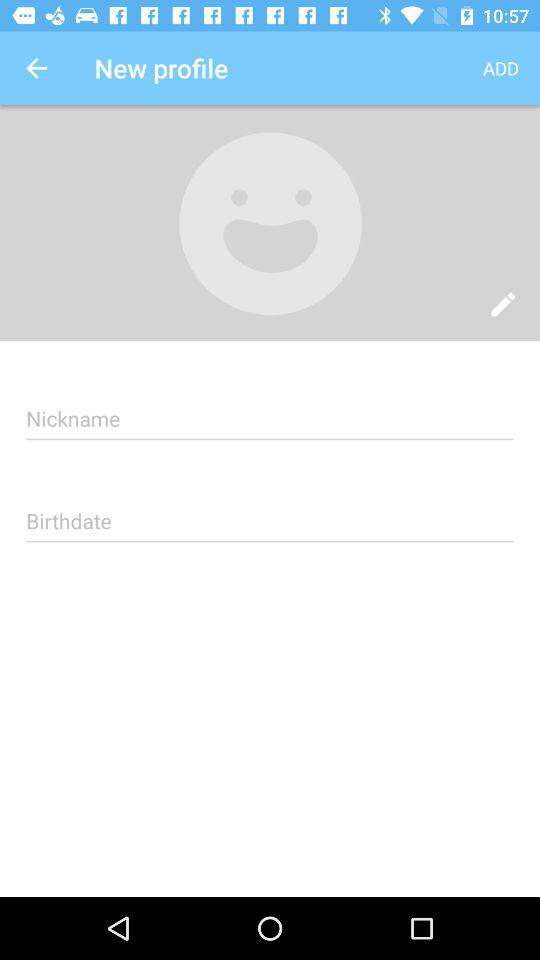 The width and height of the screenshot is (540, 960). What do you see at coordinates (36, 68) in the screenshot?
I see `the app next to the new profile item` at bounding box center [36, 68].